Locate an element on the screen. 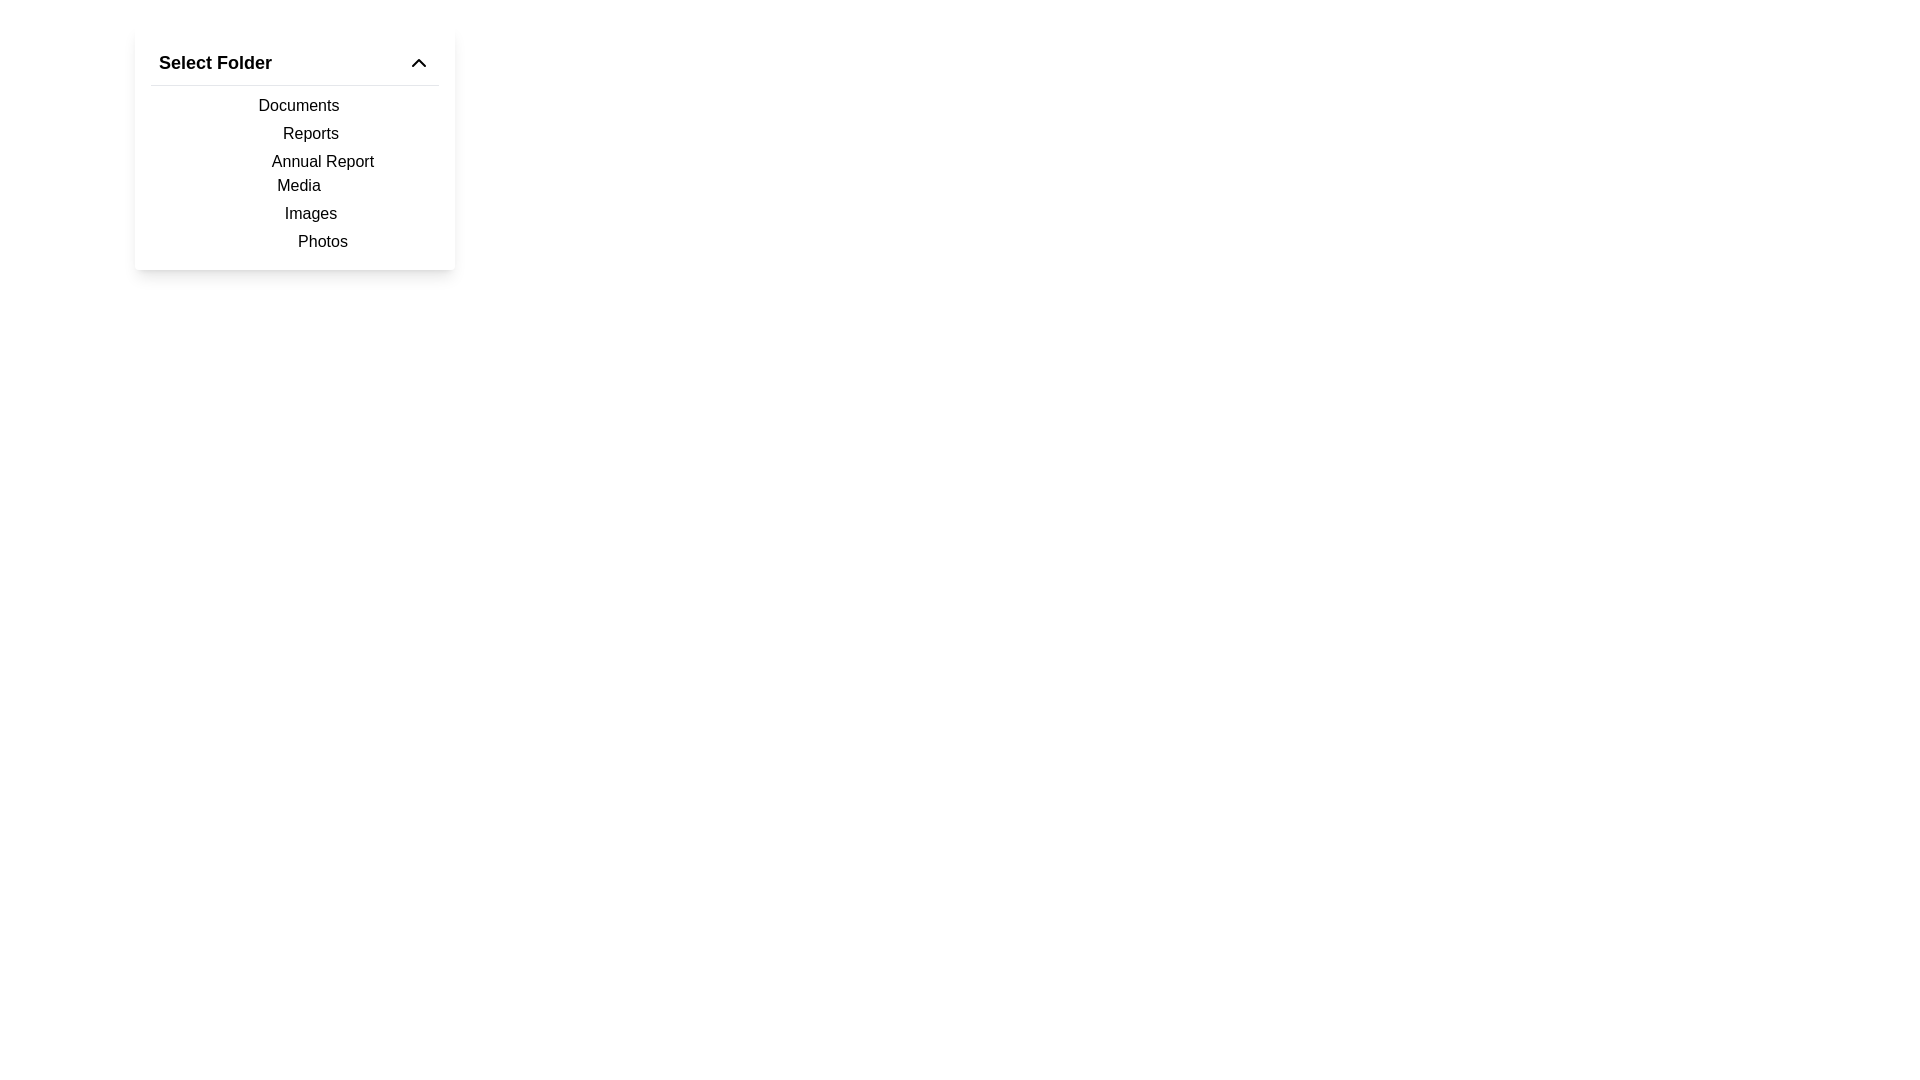 The image size is (1920, 1080). the 'Images' menu item in the dropdown menu labeled 'Select Folder' is located at coordinates (310, 213).